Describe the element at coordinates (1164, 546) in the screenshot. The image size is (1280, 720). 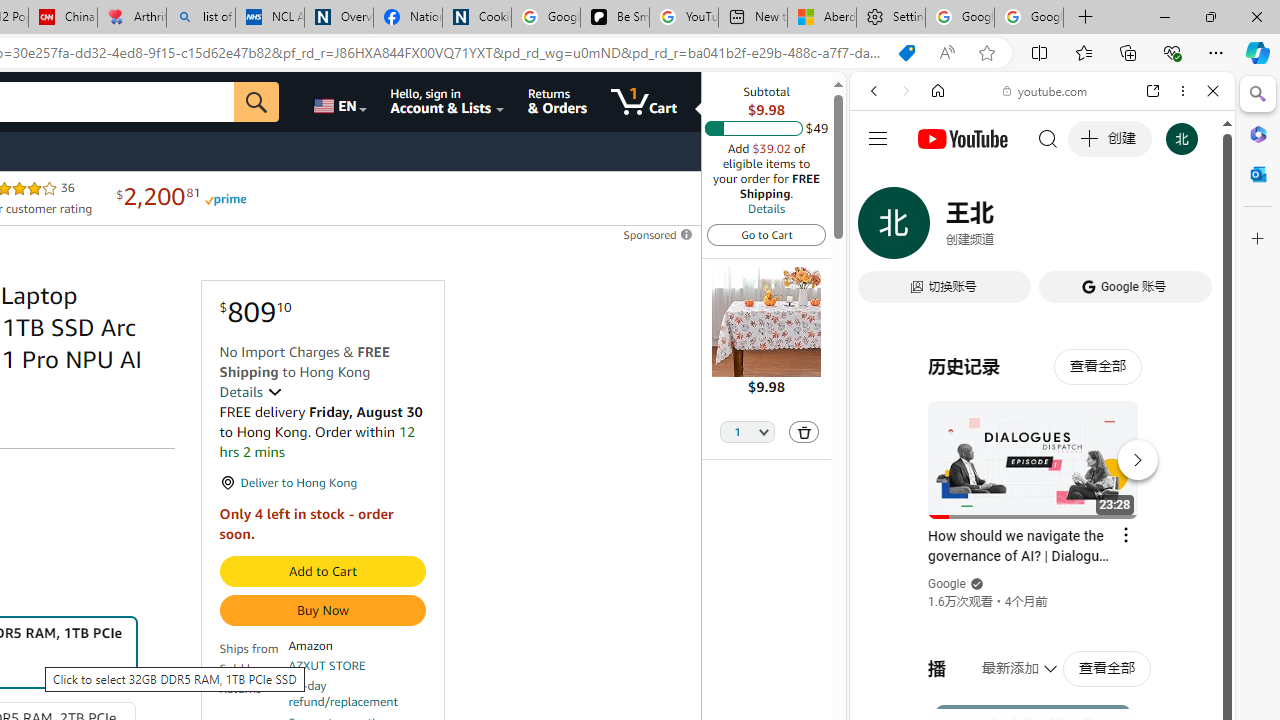
I see `'Show More Music'` at that location.